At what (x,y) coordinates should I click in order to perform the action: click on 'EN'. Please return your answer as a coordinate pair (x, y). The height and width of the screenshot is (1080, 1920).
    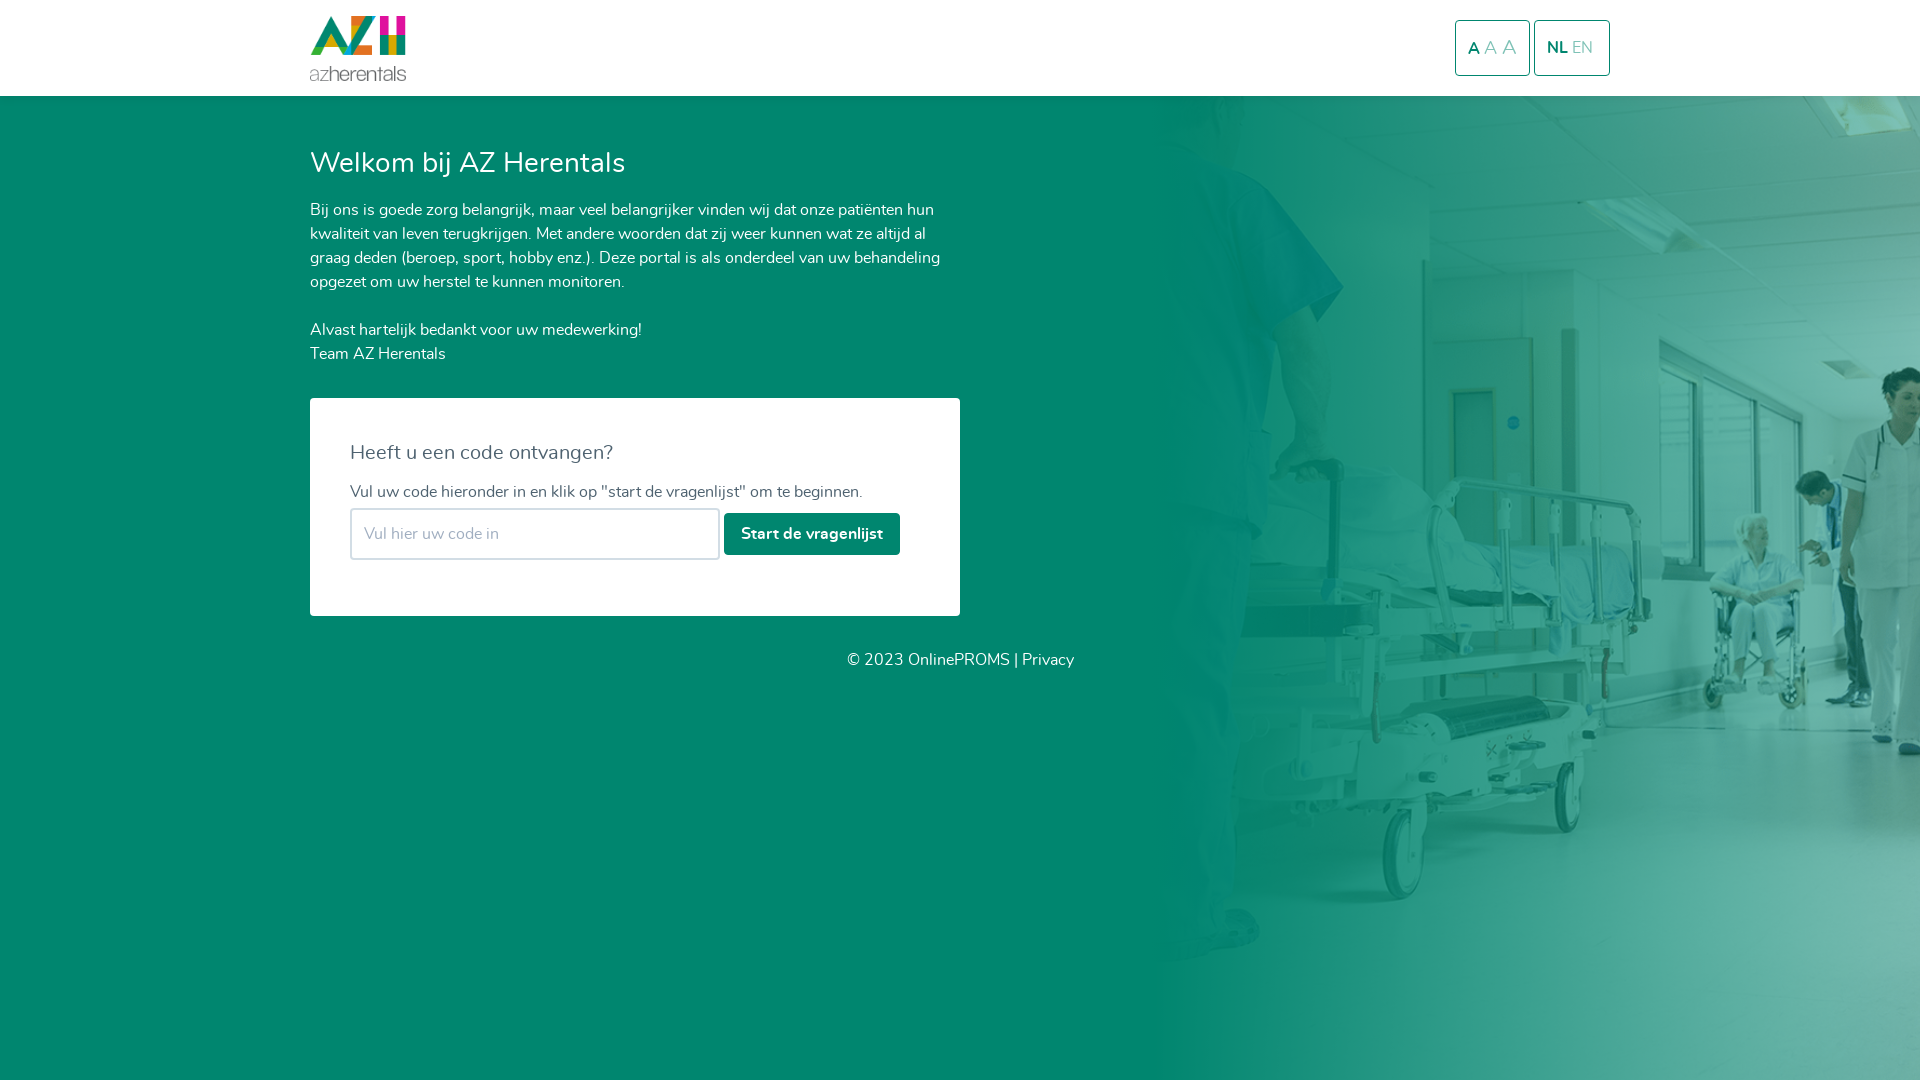
    Looking at the image, I should click on (1581, 46).